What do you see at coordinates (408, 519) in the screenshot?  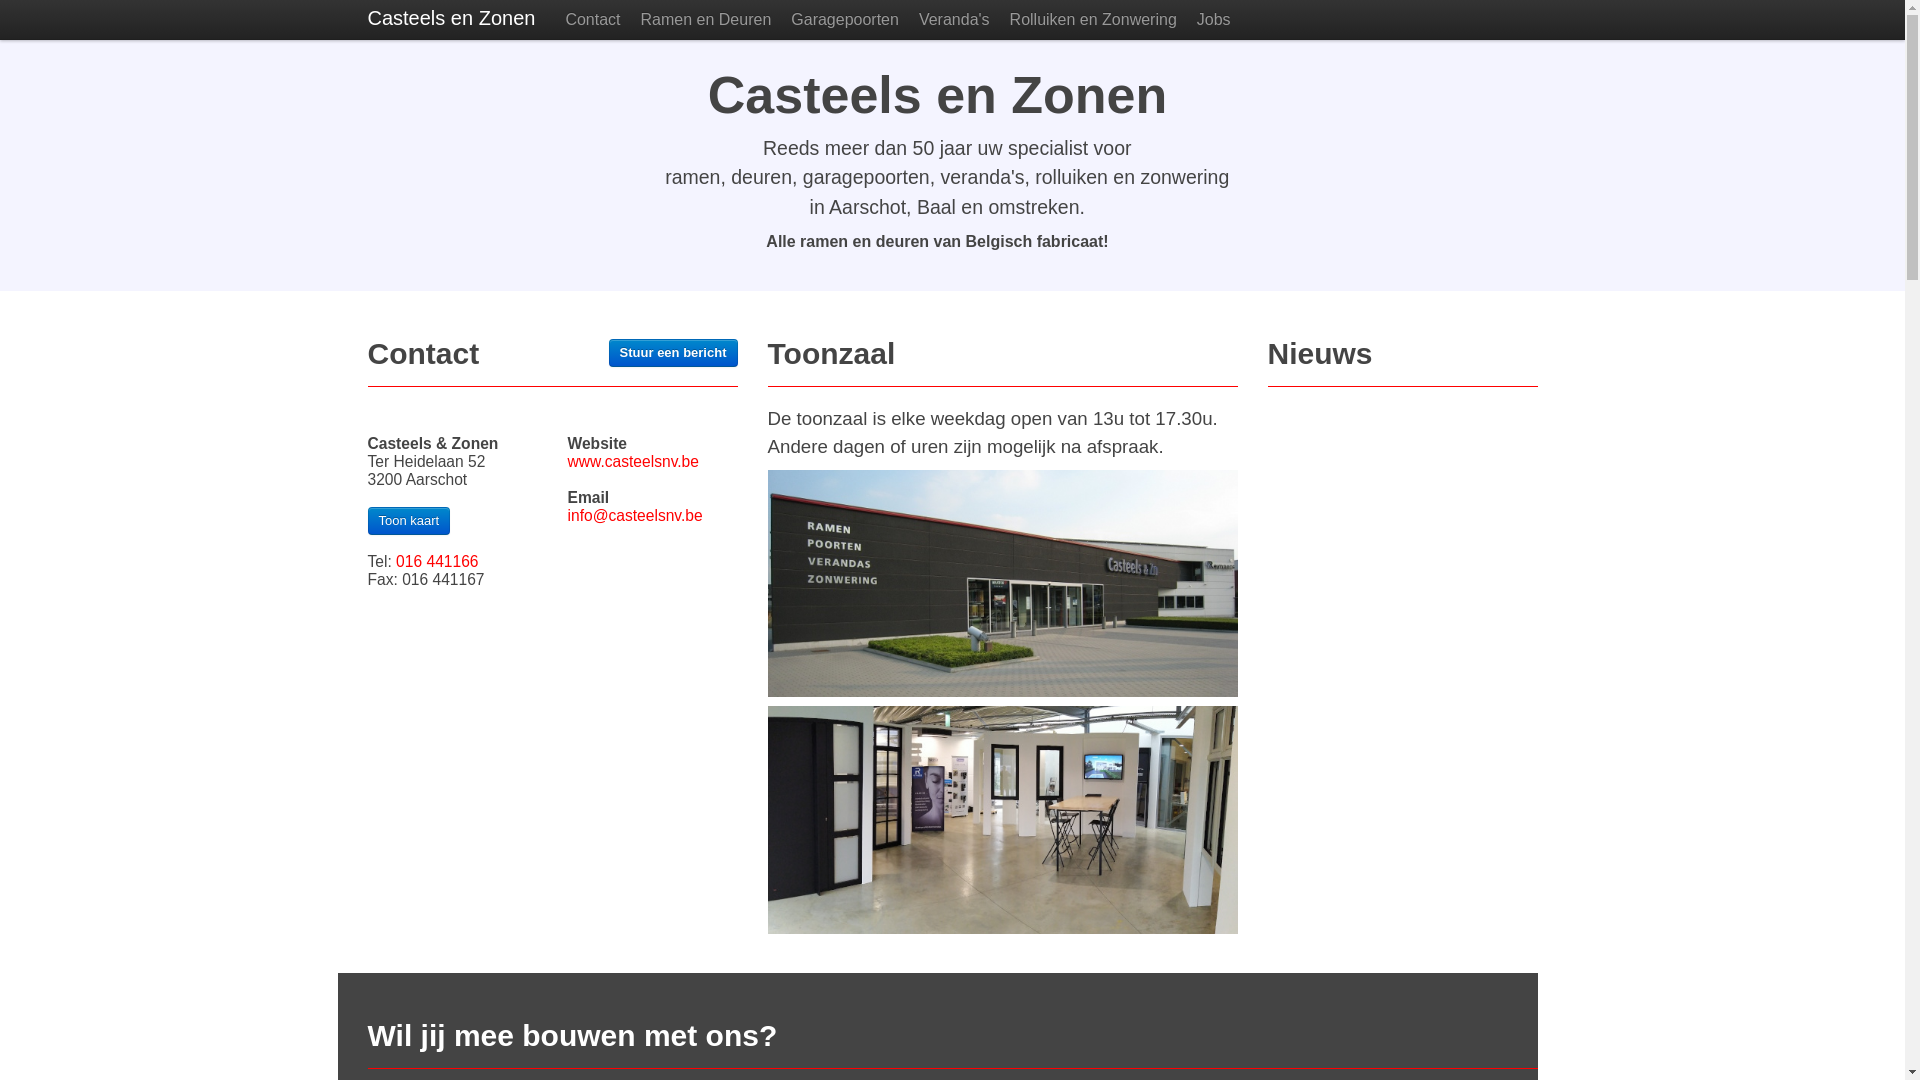 I see `'Toon kaart'` at bounding box center [408, 519].